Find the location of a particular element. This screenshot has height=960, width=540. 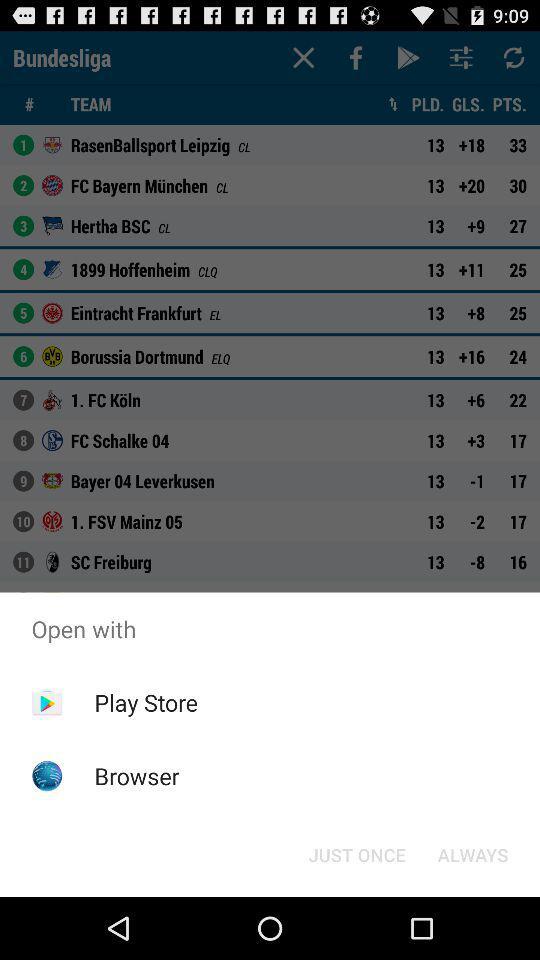

the always button is located at coordinates (472, 853).